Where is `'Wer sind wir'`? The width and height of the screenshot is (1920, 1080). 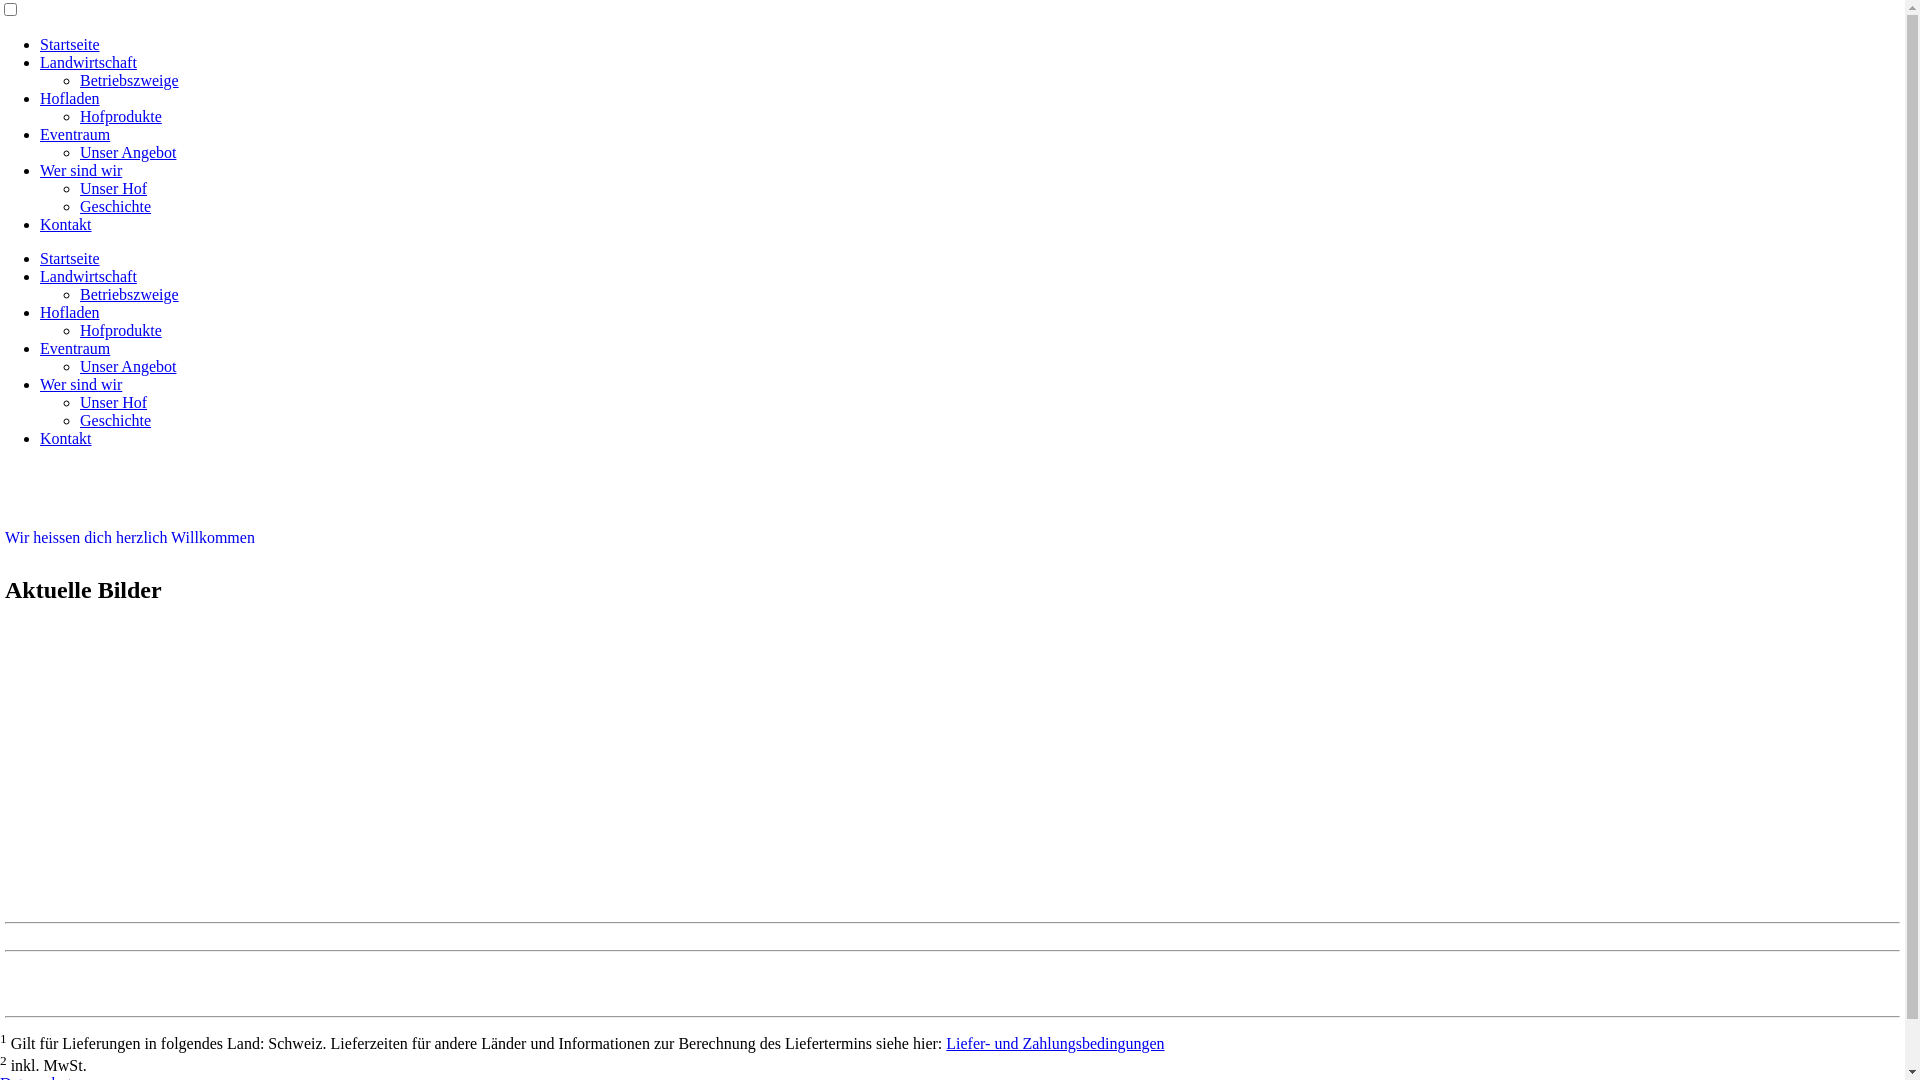
'Wer sind wir' is located at coordinates (80, 384).